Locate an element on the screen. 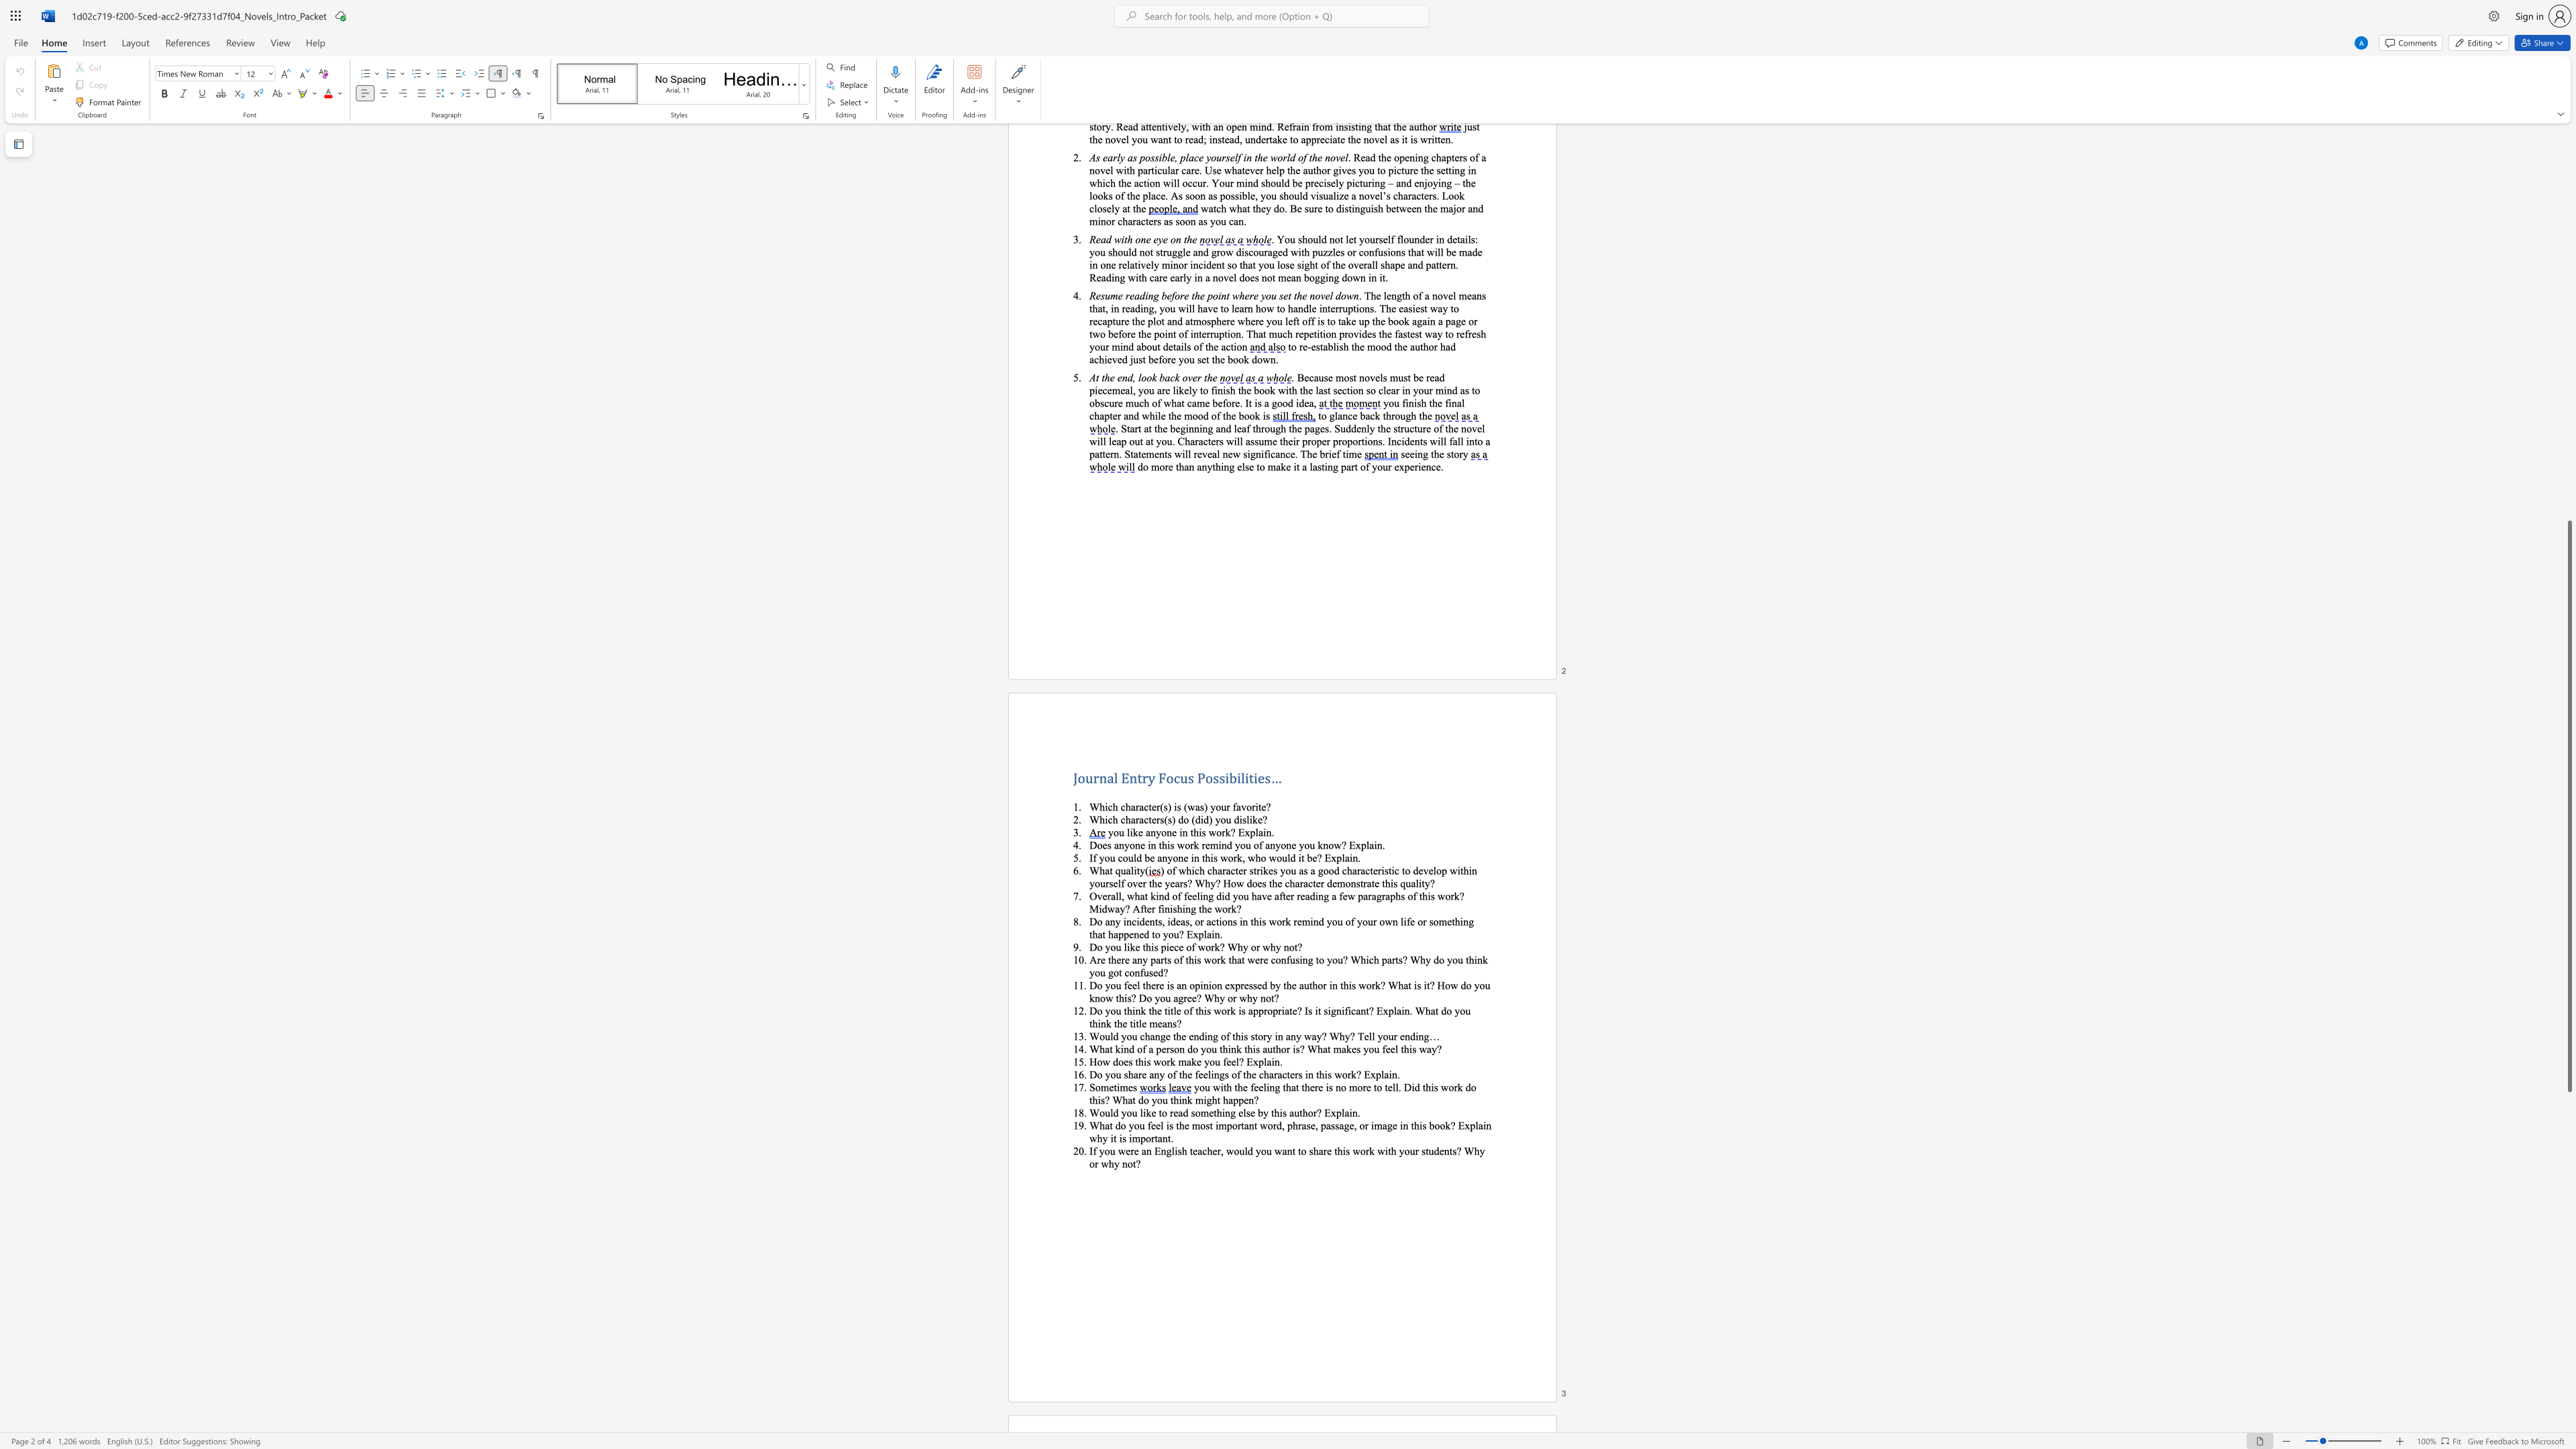 This screenshot has width=2576, height=1449. the 1th character "a" in the text is located at coordinates (1413, 882).